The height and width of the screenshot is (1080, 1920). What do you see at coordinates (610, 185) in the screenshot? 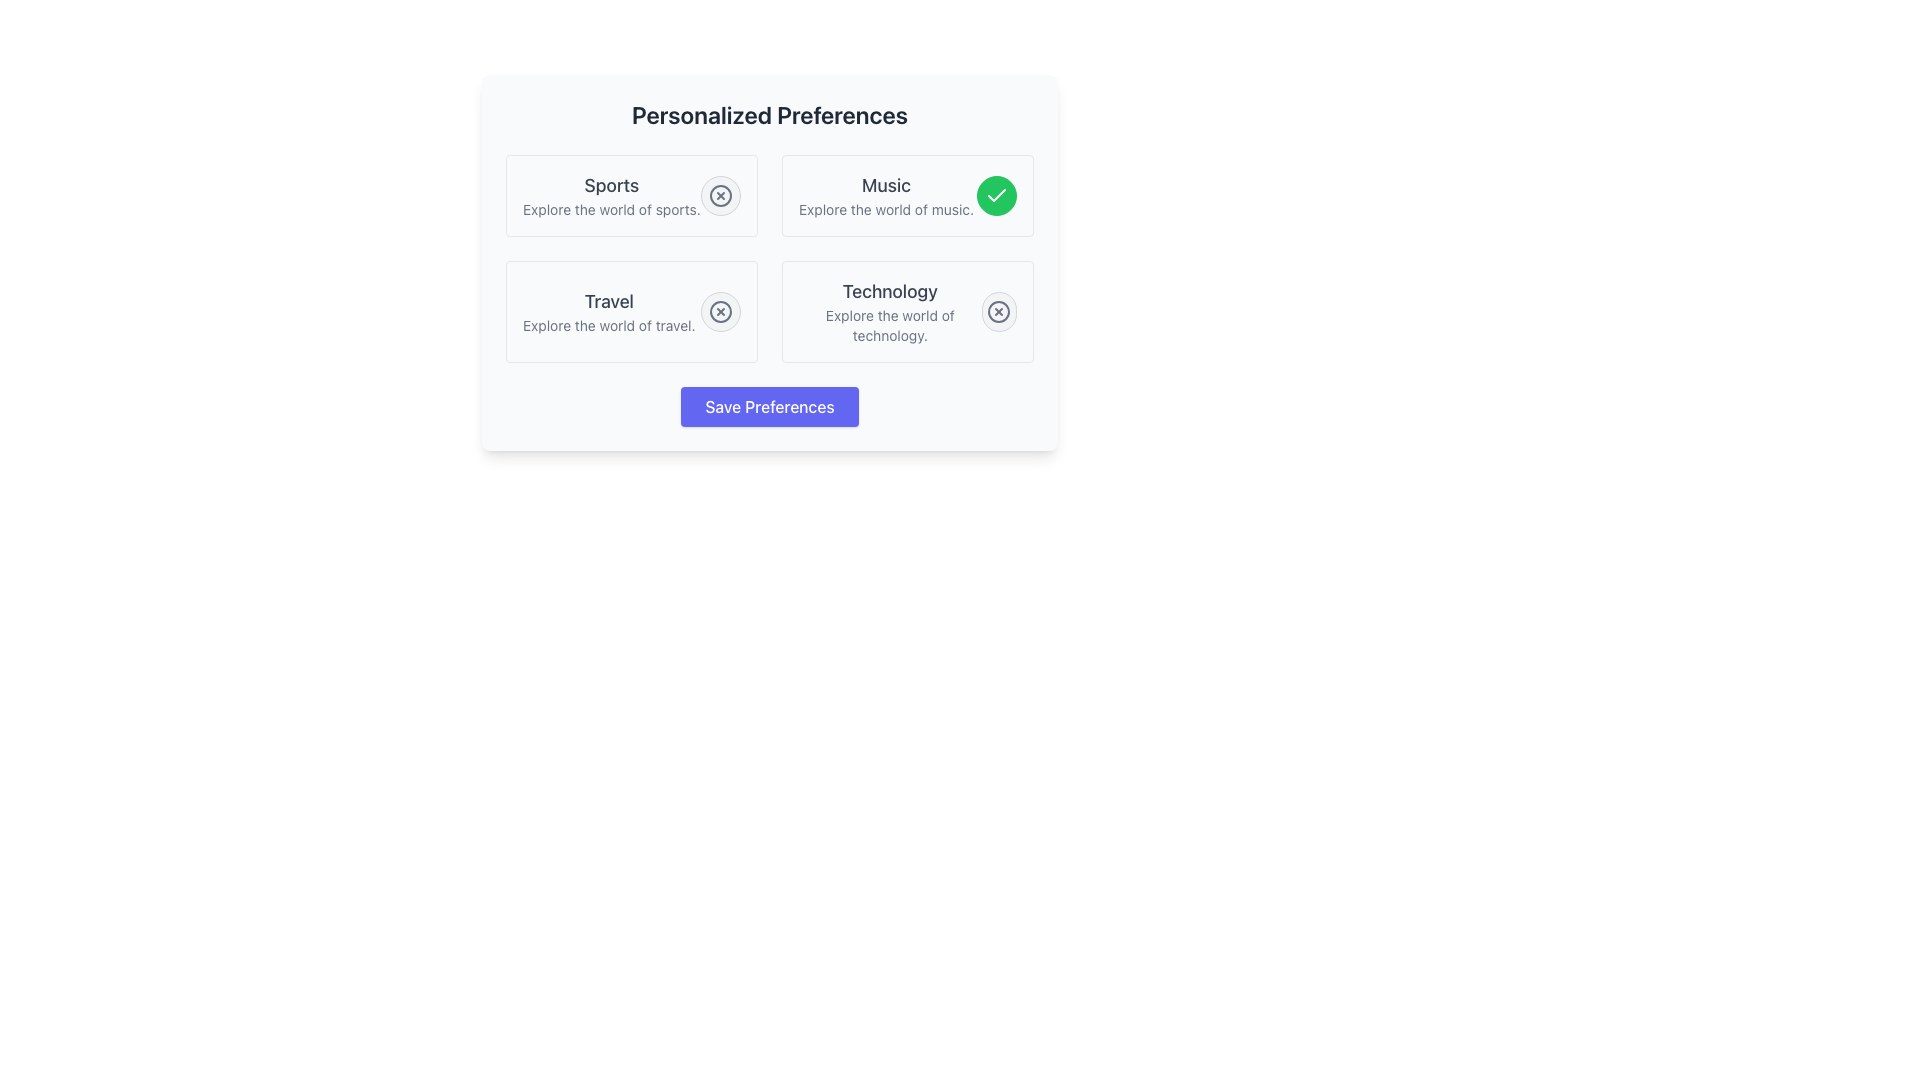
I see `the Static Text element that serves as a header for the Sports preference option, located in the top-left quadrant of the grid layout` at bounding box center [610, 185].